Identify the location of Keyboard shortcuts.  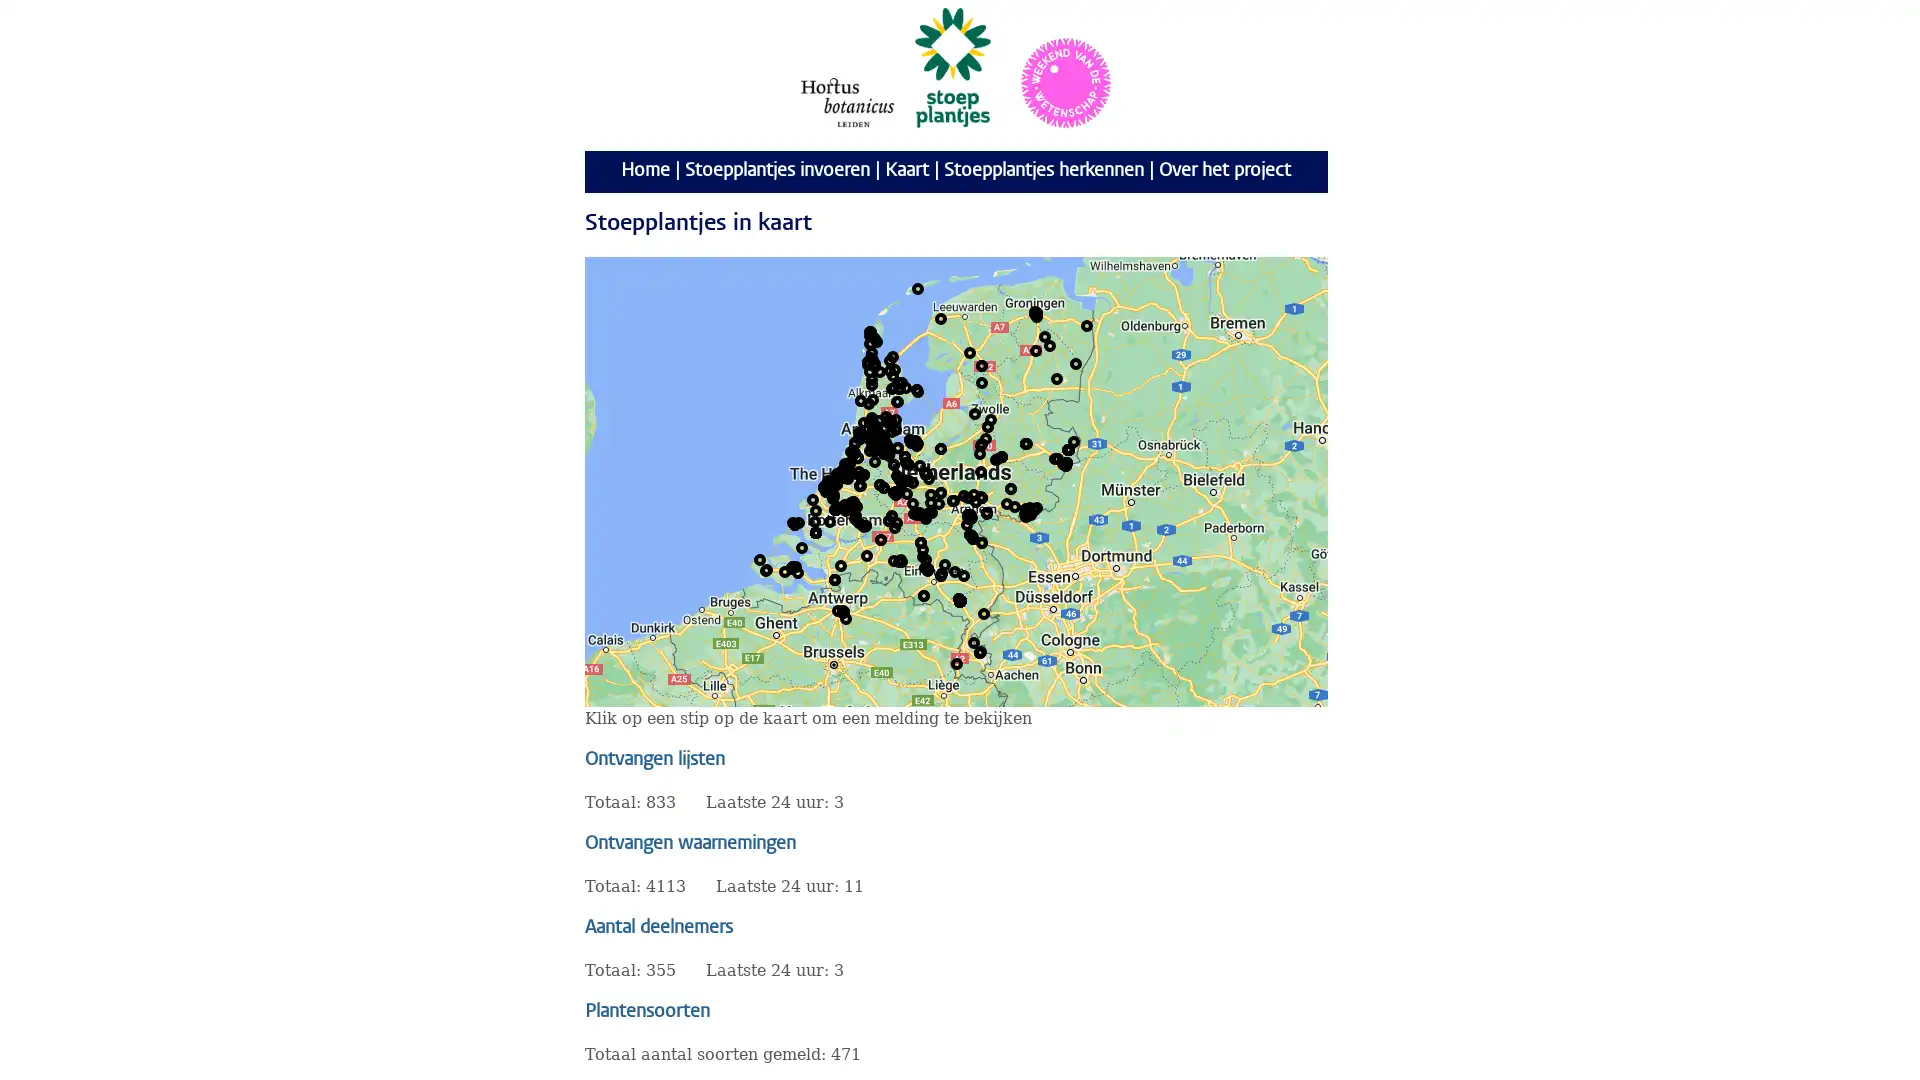
(828, 703).